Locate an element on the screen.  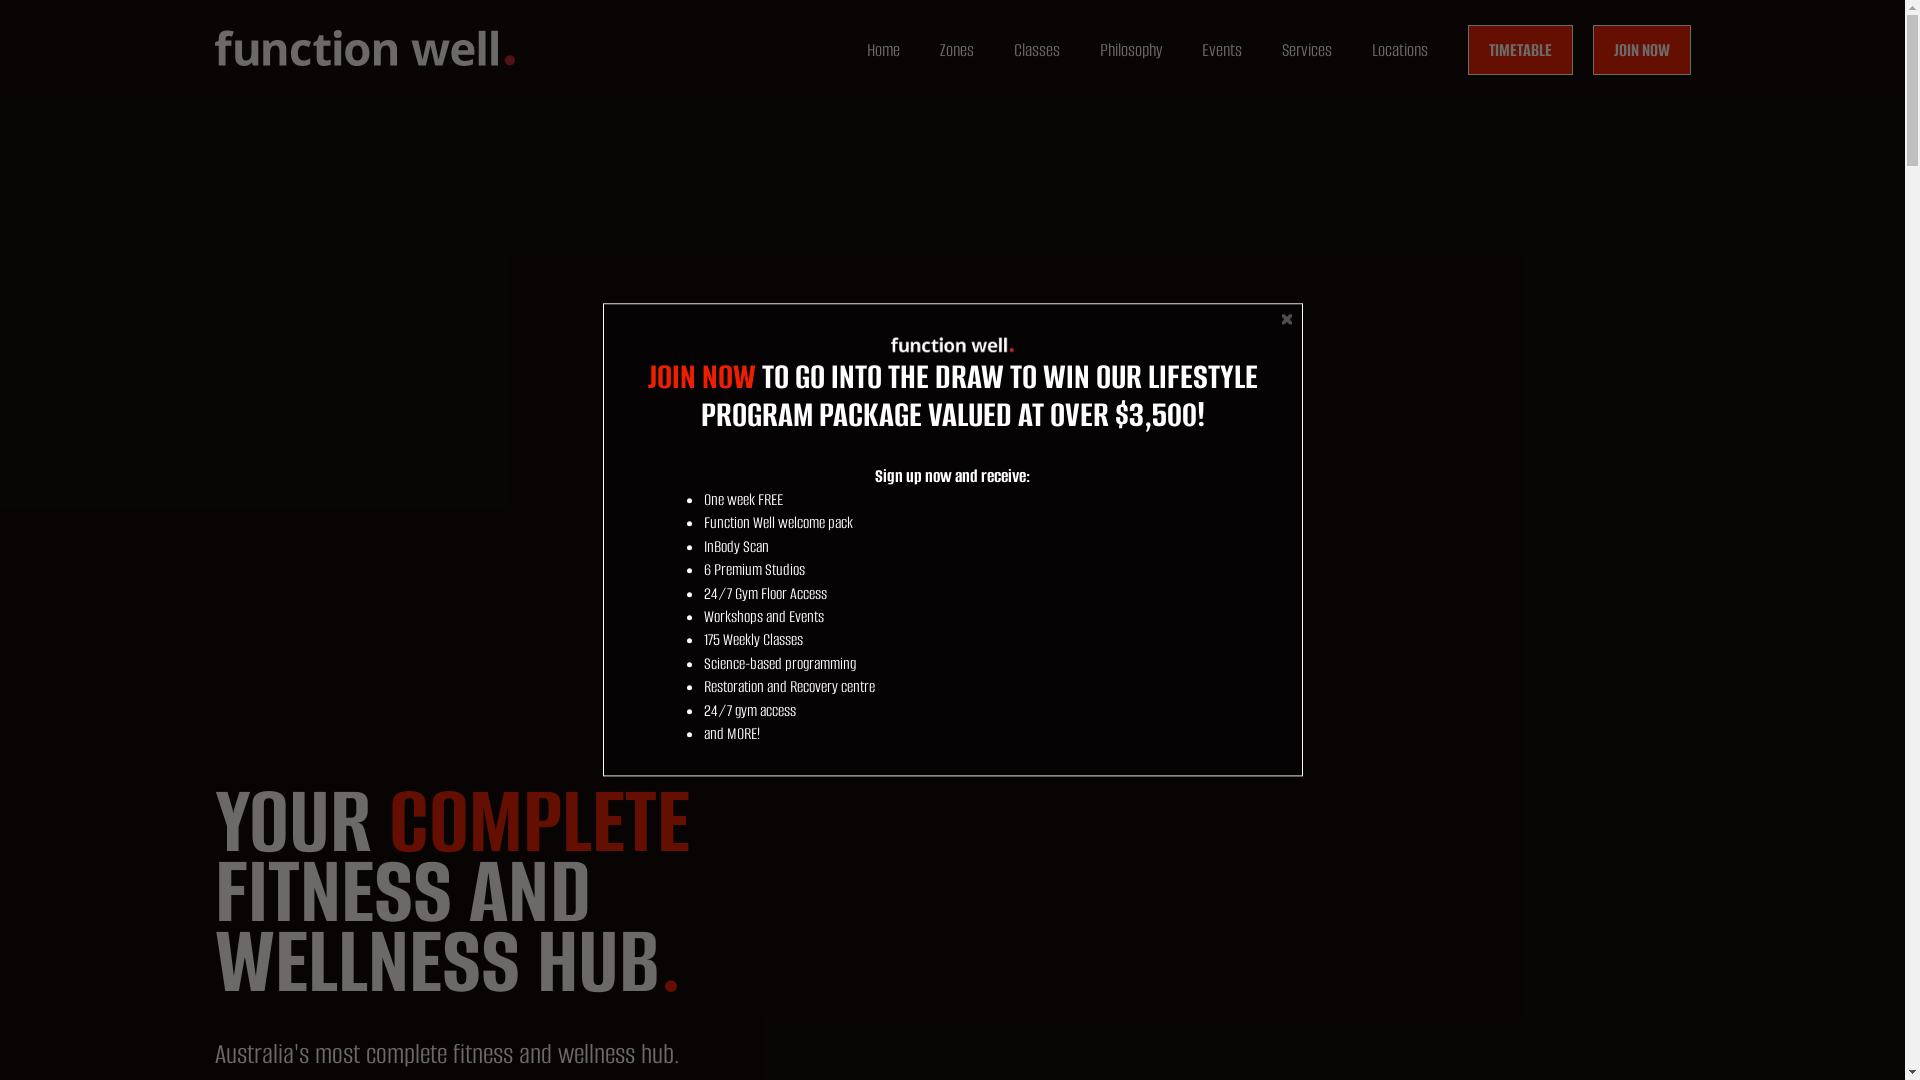
'Close' is located at coordinates (1286, 318).